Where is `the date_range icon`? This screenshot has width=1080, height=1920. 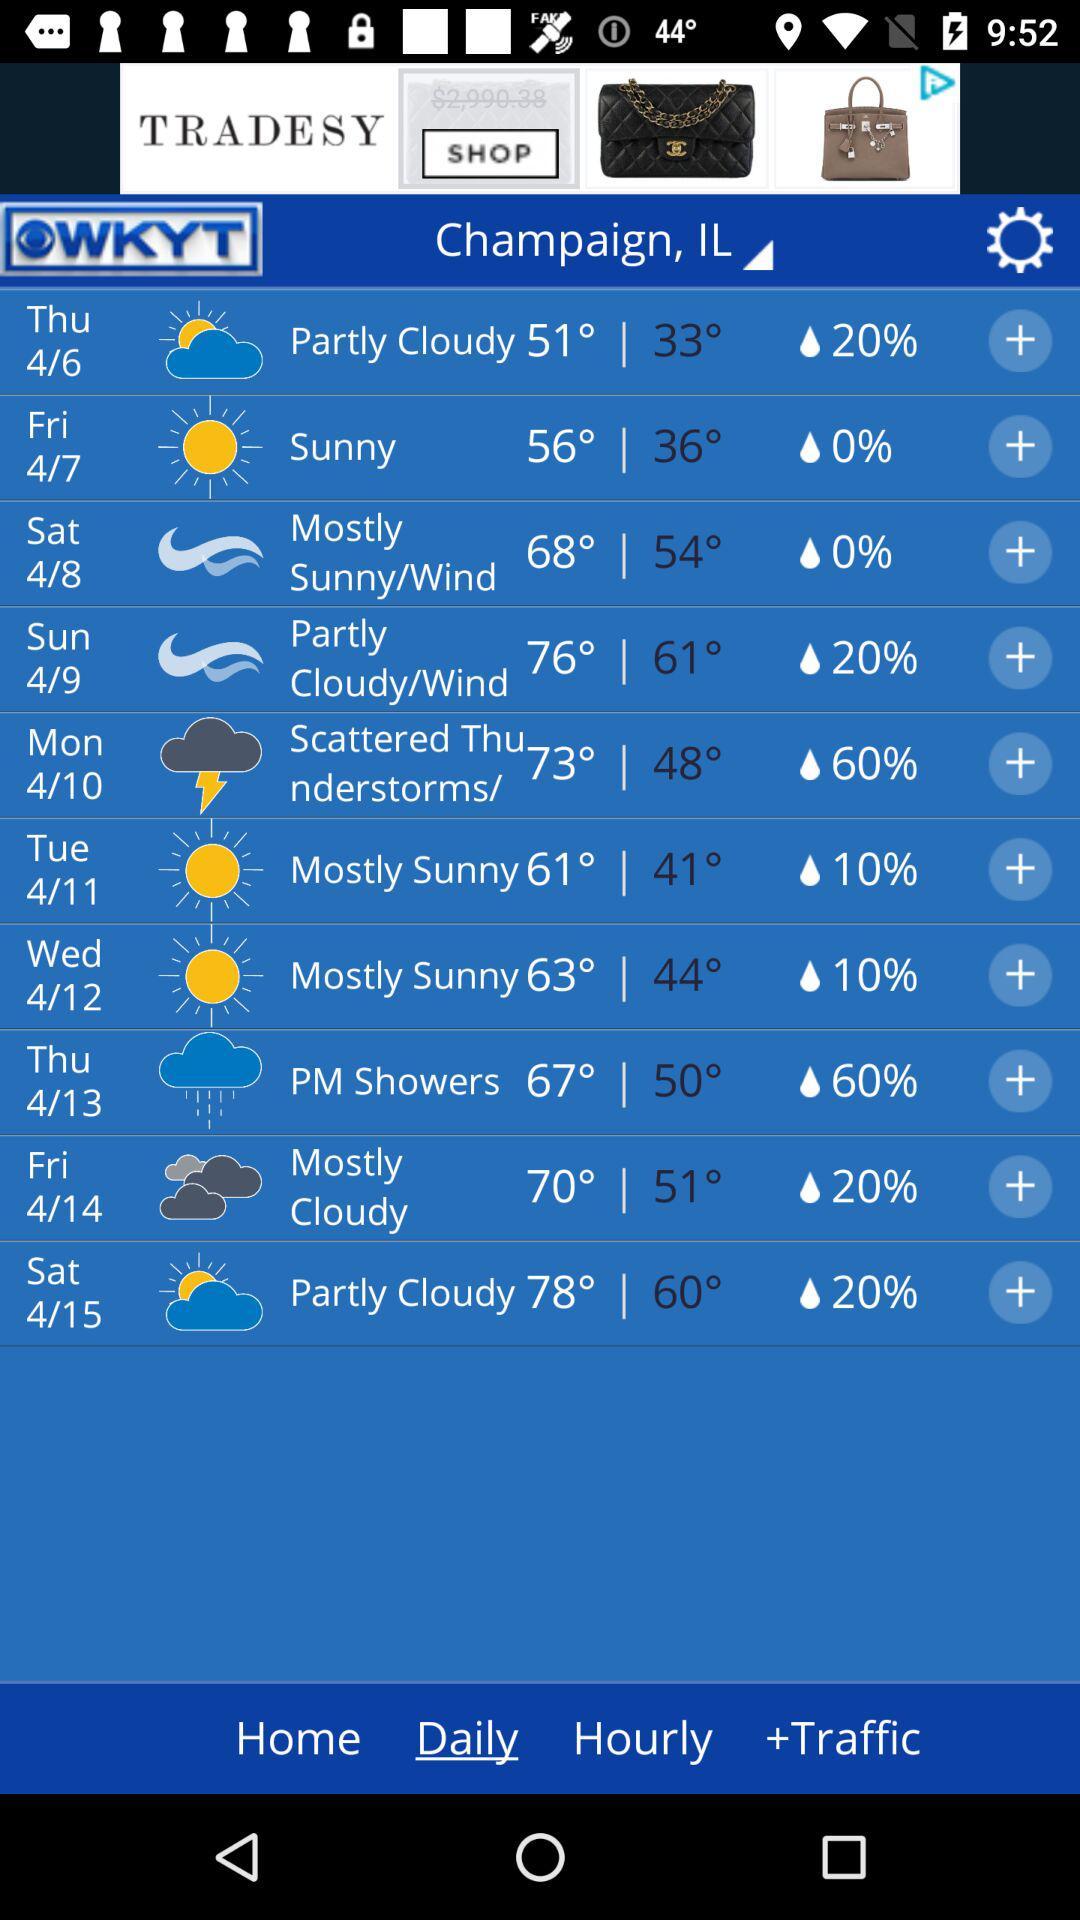
the date_range icon is located at coordinates (131, 240).